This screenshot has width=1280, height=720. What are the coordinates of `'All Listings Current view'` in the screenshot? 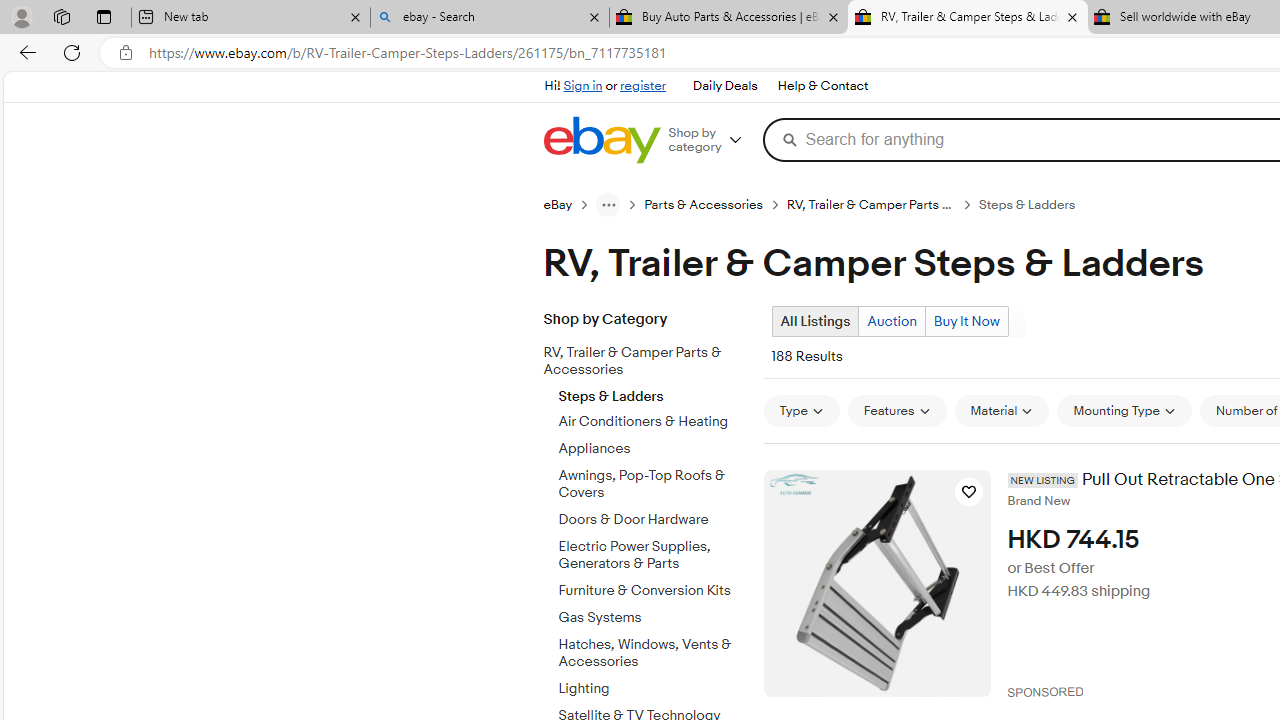 It's located at (815, 320).